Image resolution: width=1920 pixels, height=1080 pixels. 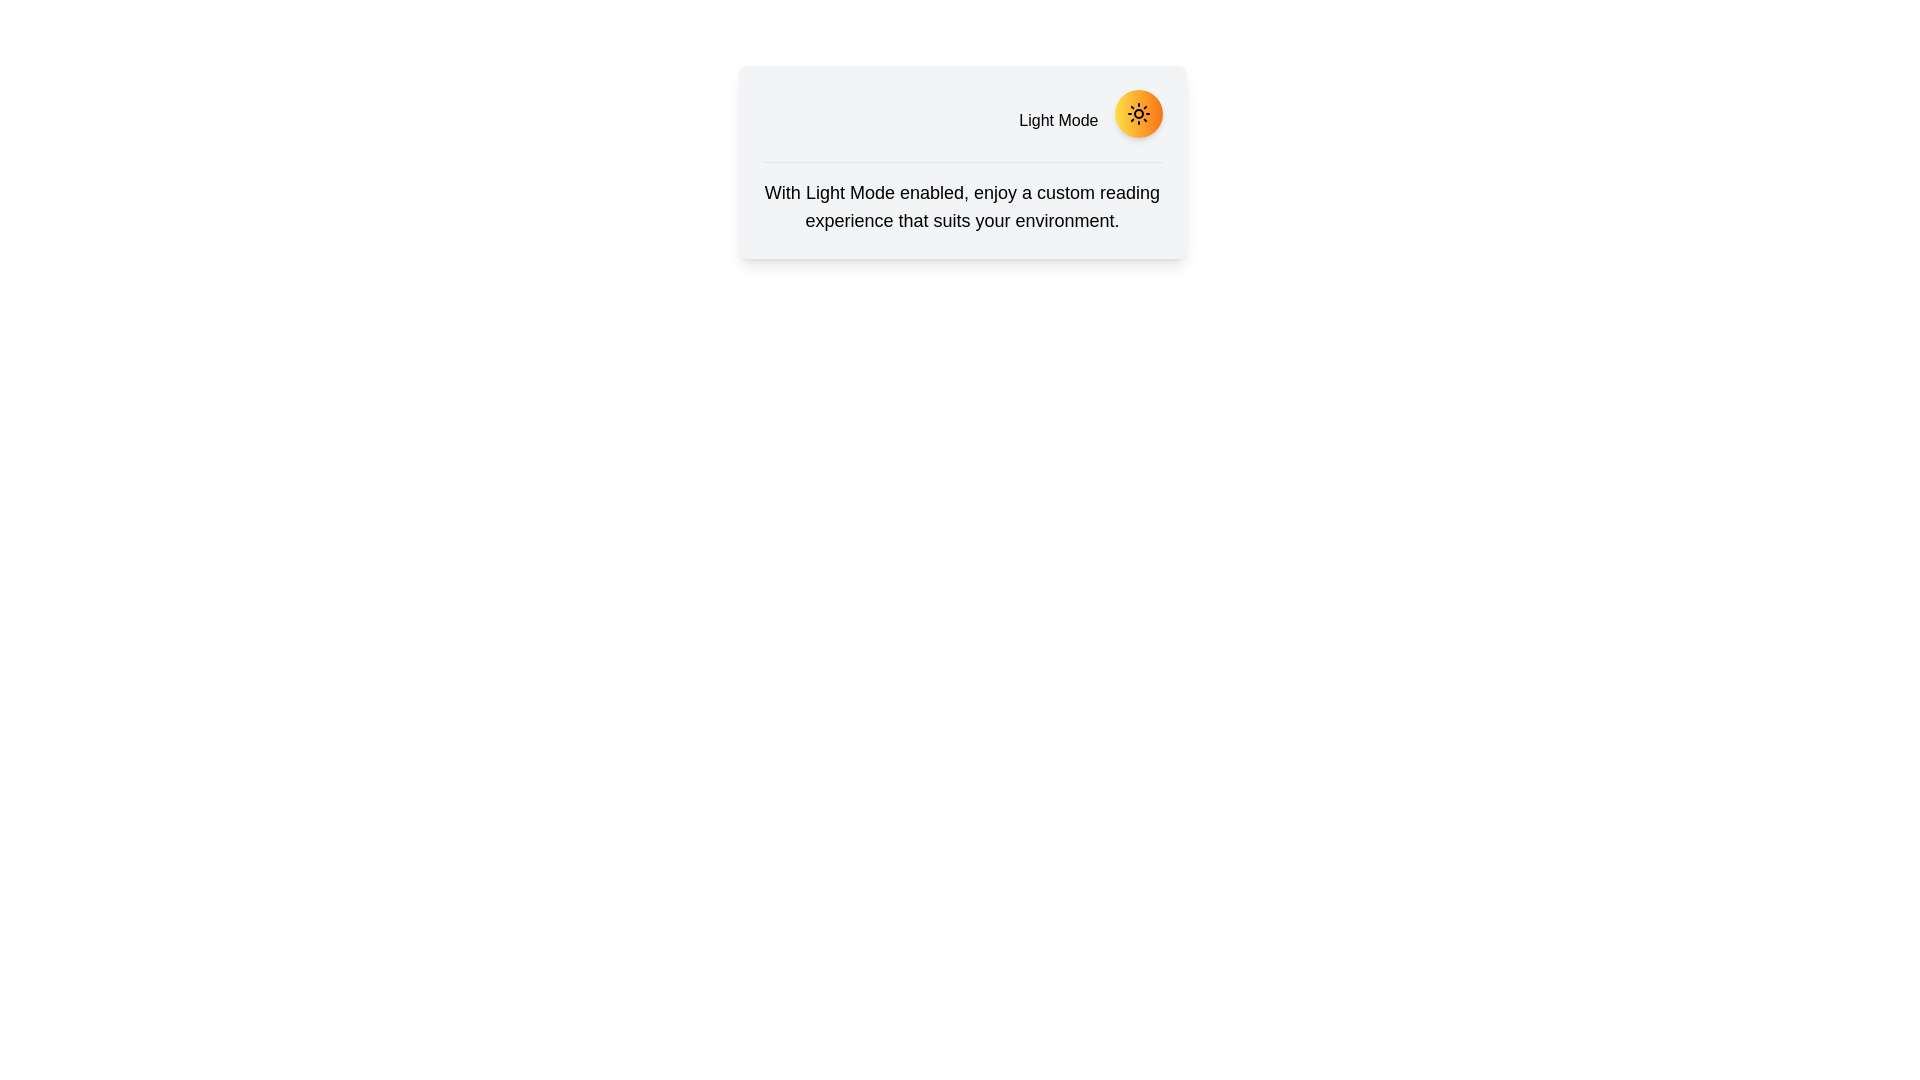 What do you see at coordinates (1138, 114) in the screenshot?
I see `the button to toggle between Light Mode and Dark Mode` at bounding box center [1138, 114].